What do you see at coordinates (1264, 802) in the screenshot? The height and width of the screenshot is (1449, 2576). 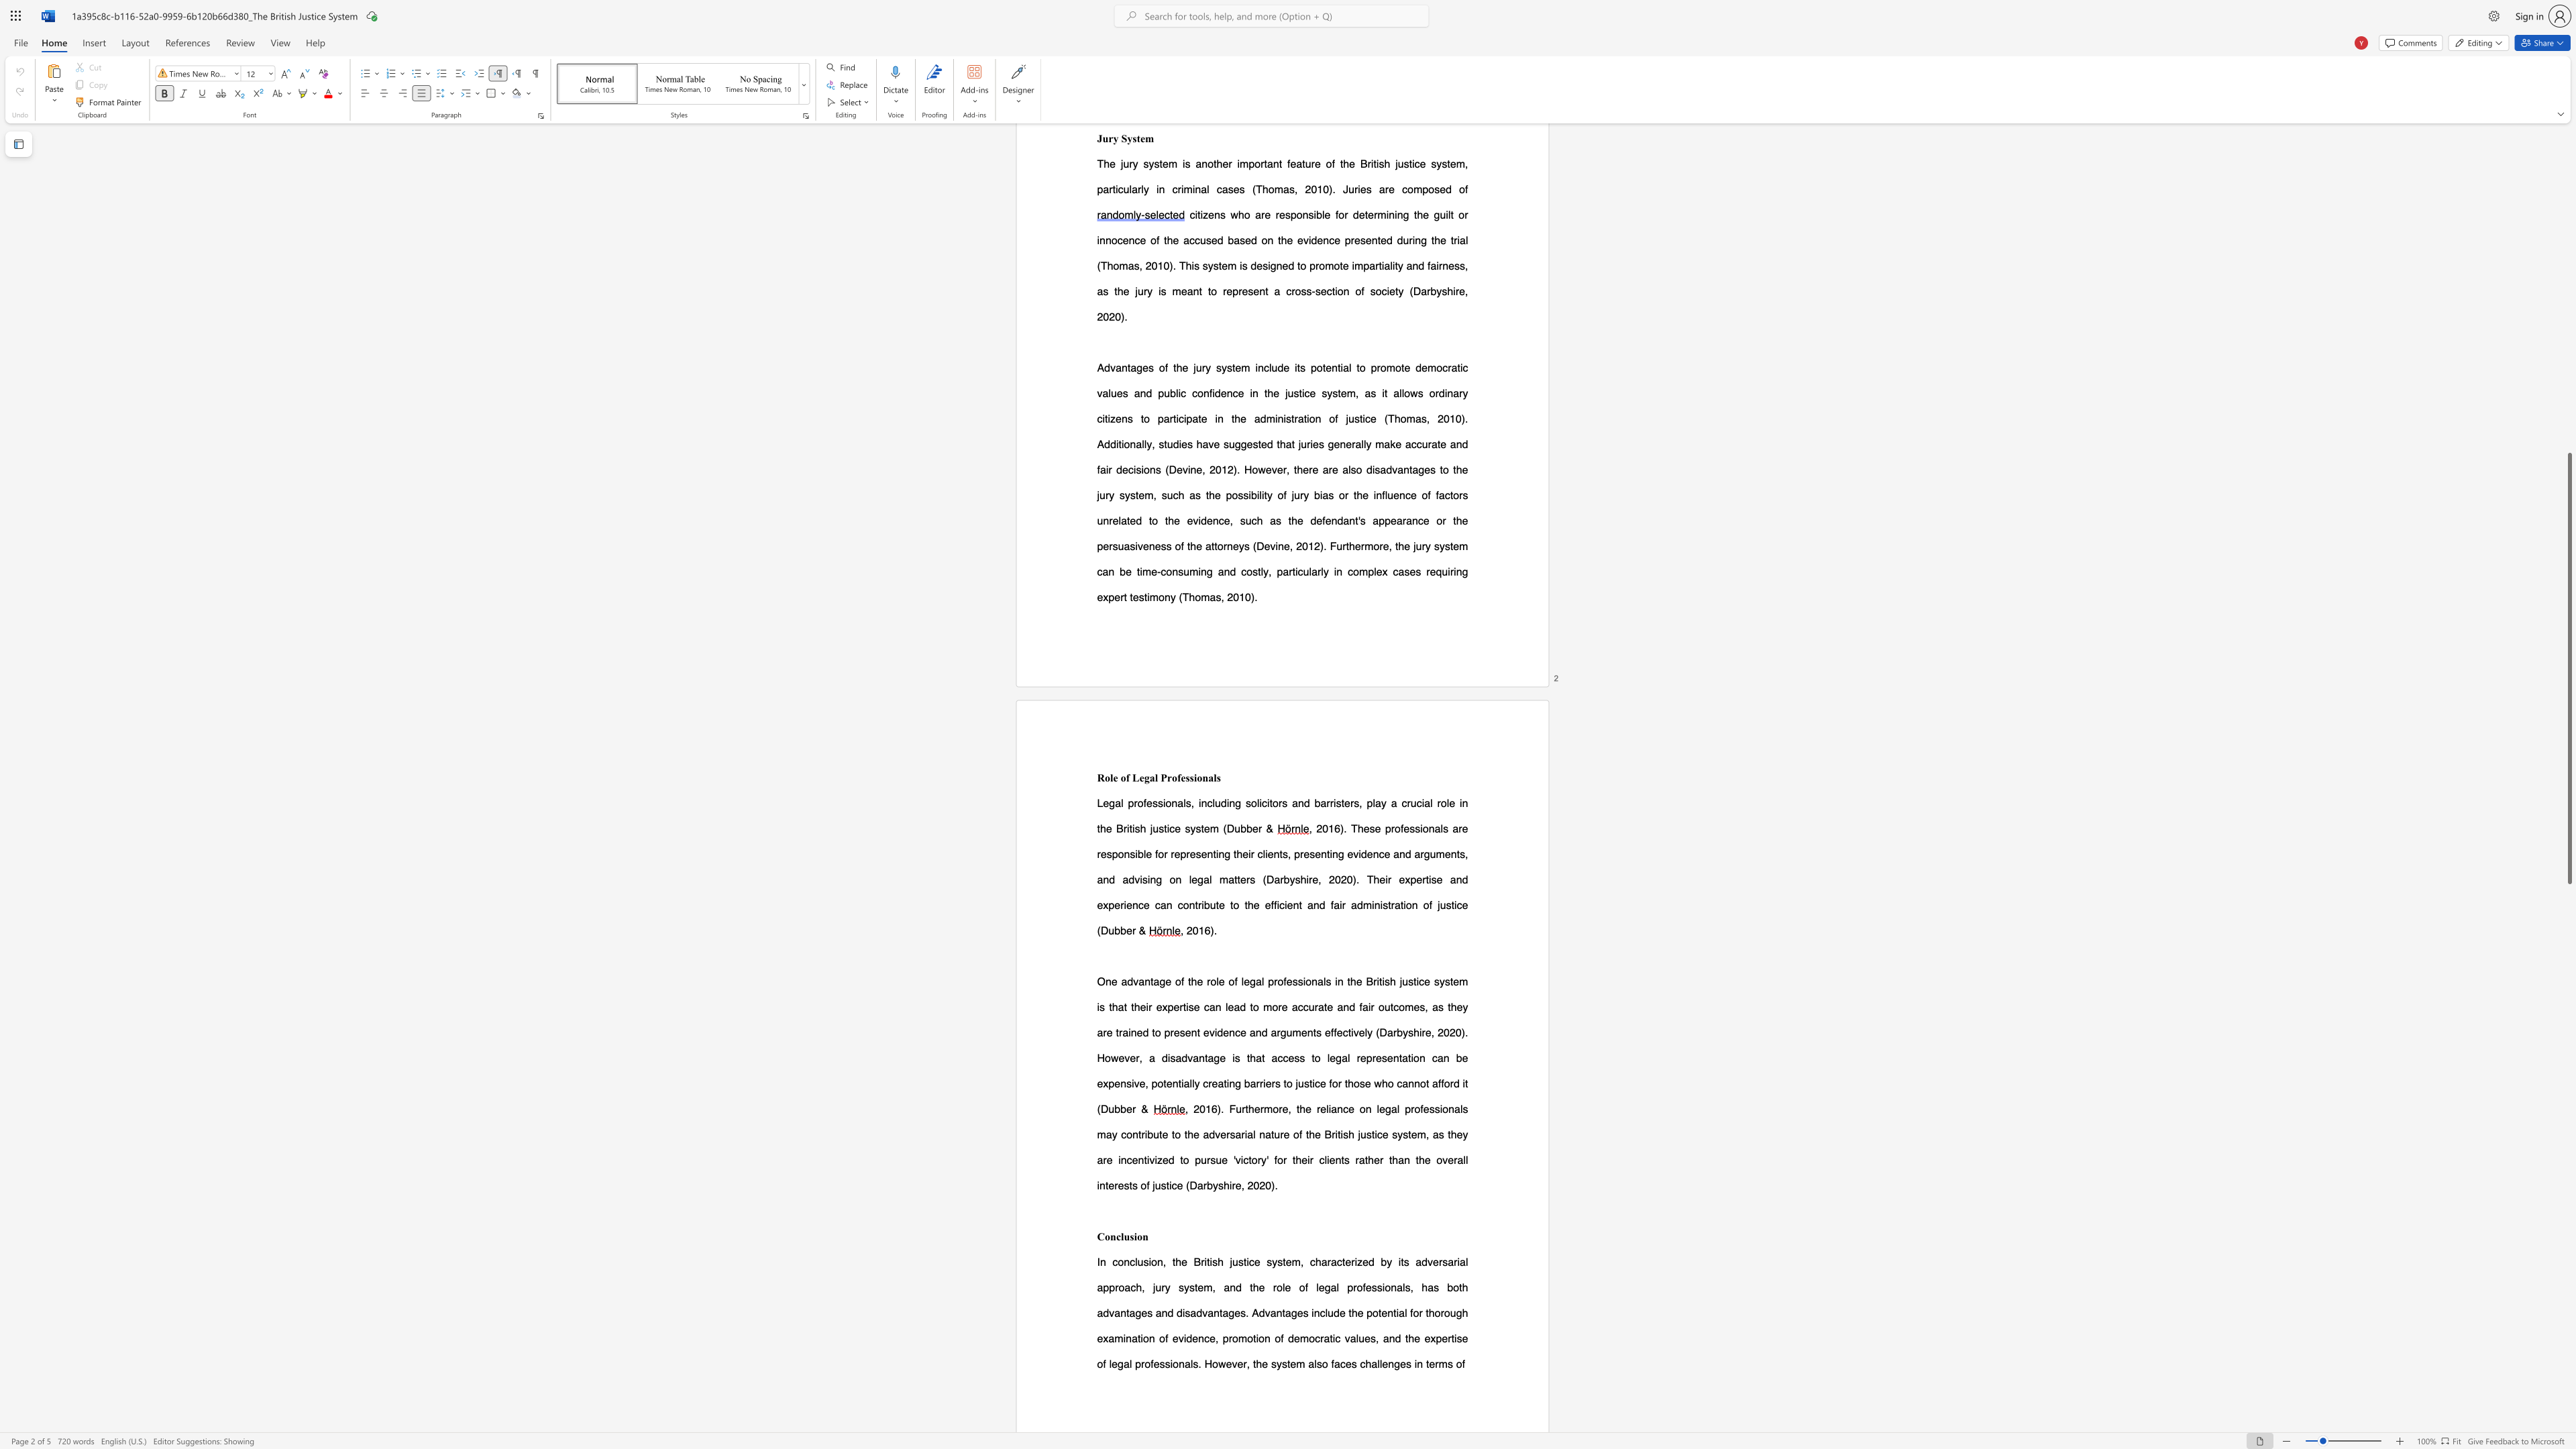 I see `the 2th character "c" in the text` at bounding box center [1264, 802].